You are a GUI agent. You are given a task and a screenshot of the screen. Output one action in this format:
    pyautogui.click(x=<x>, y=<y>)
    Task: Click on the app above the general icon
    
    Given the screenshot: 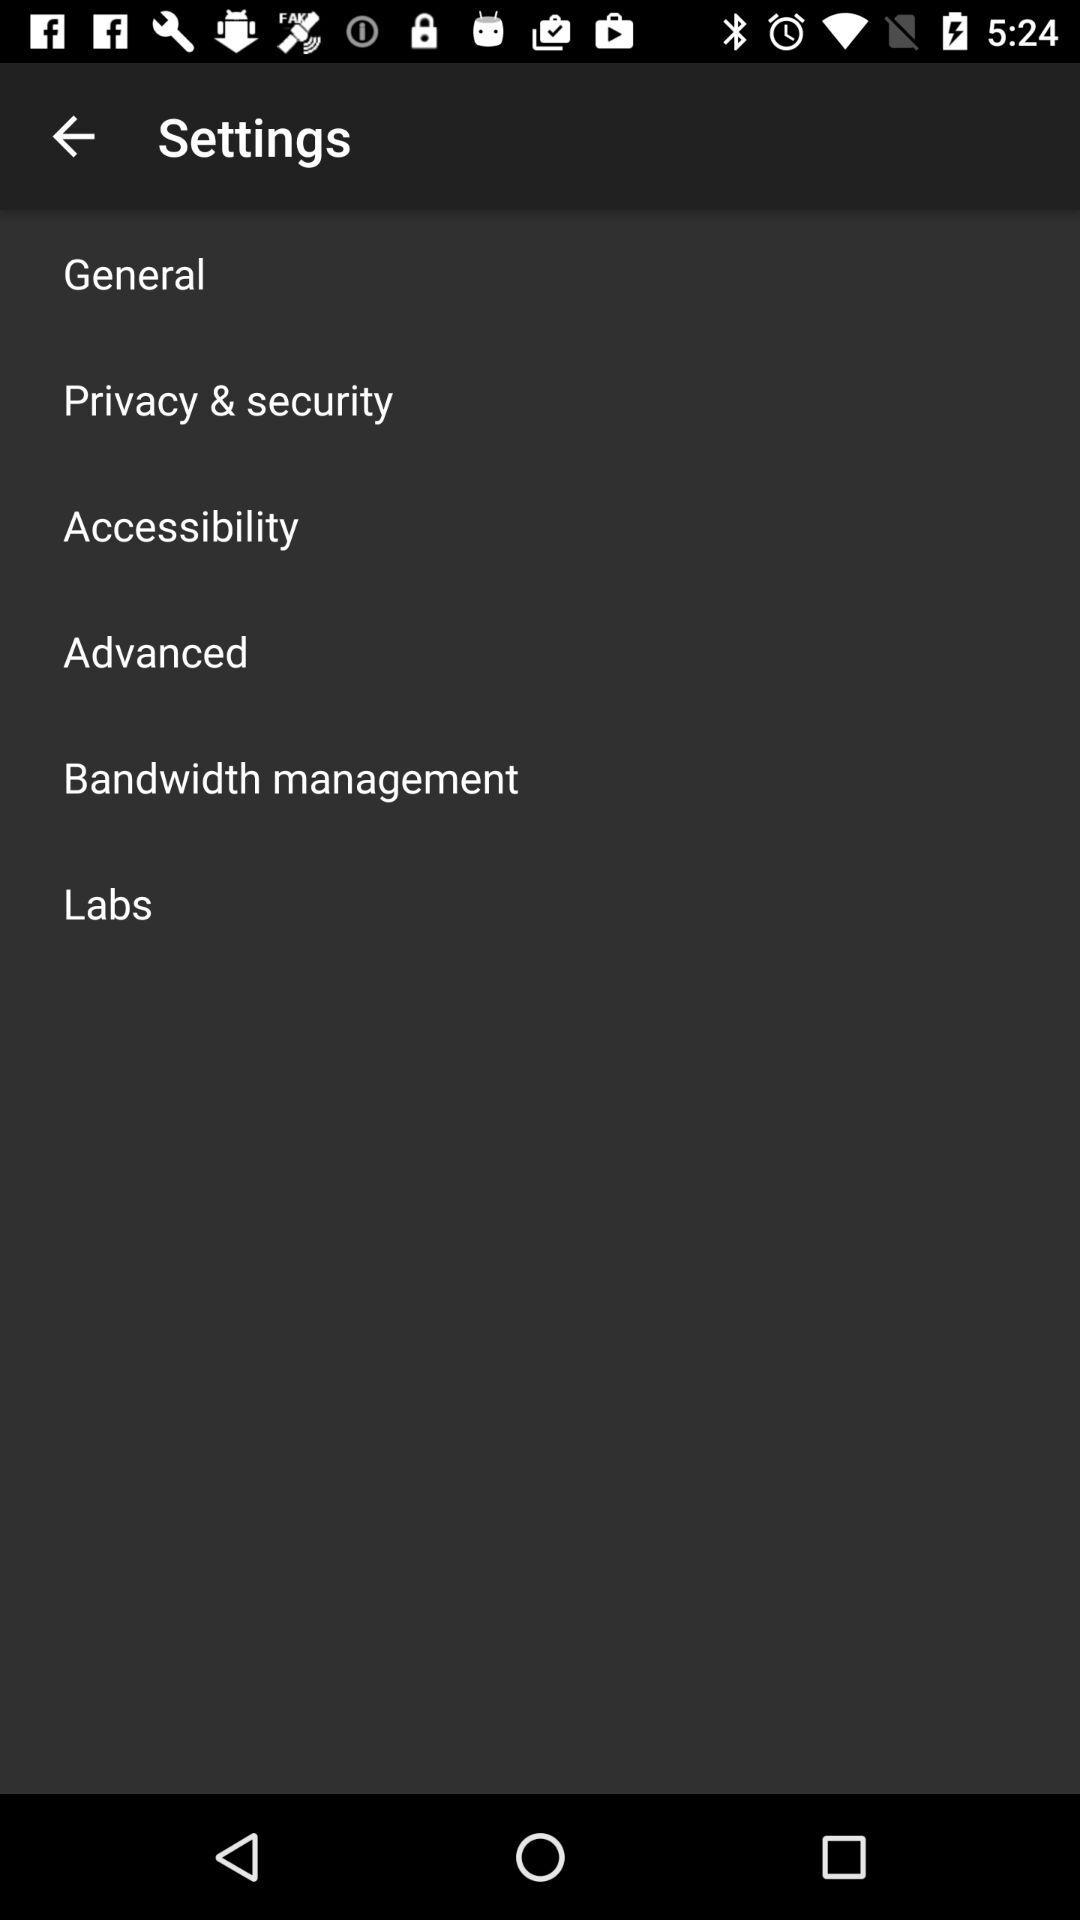 What is the action you would take?
    pyautogui.click(x=72, y=135)
    